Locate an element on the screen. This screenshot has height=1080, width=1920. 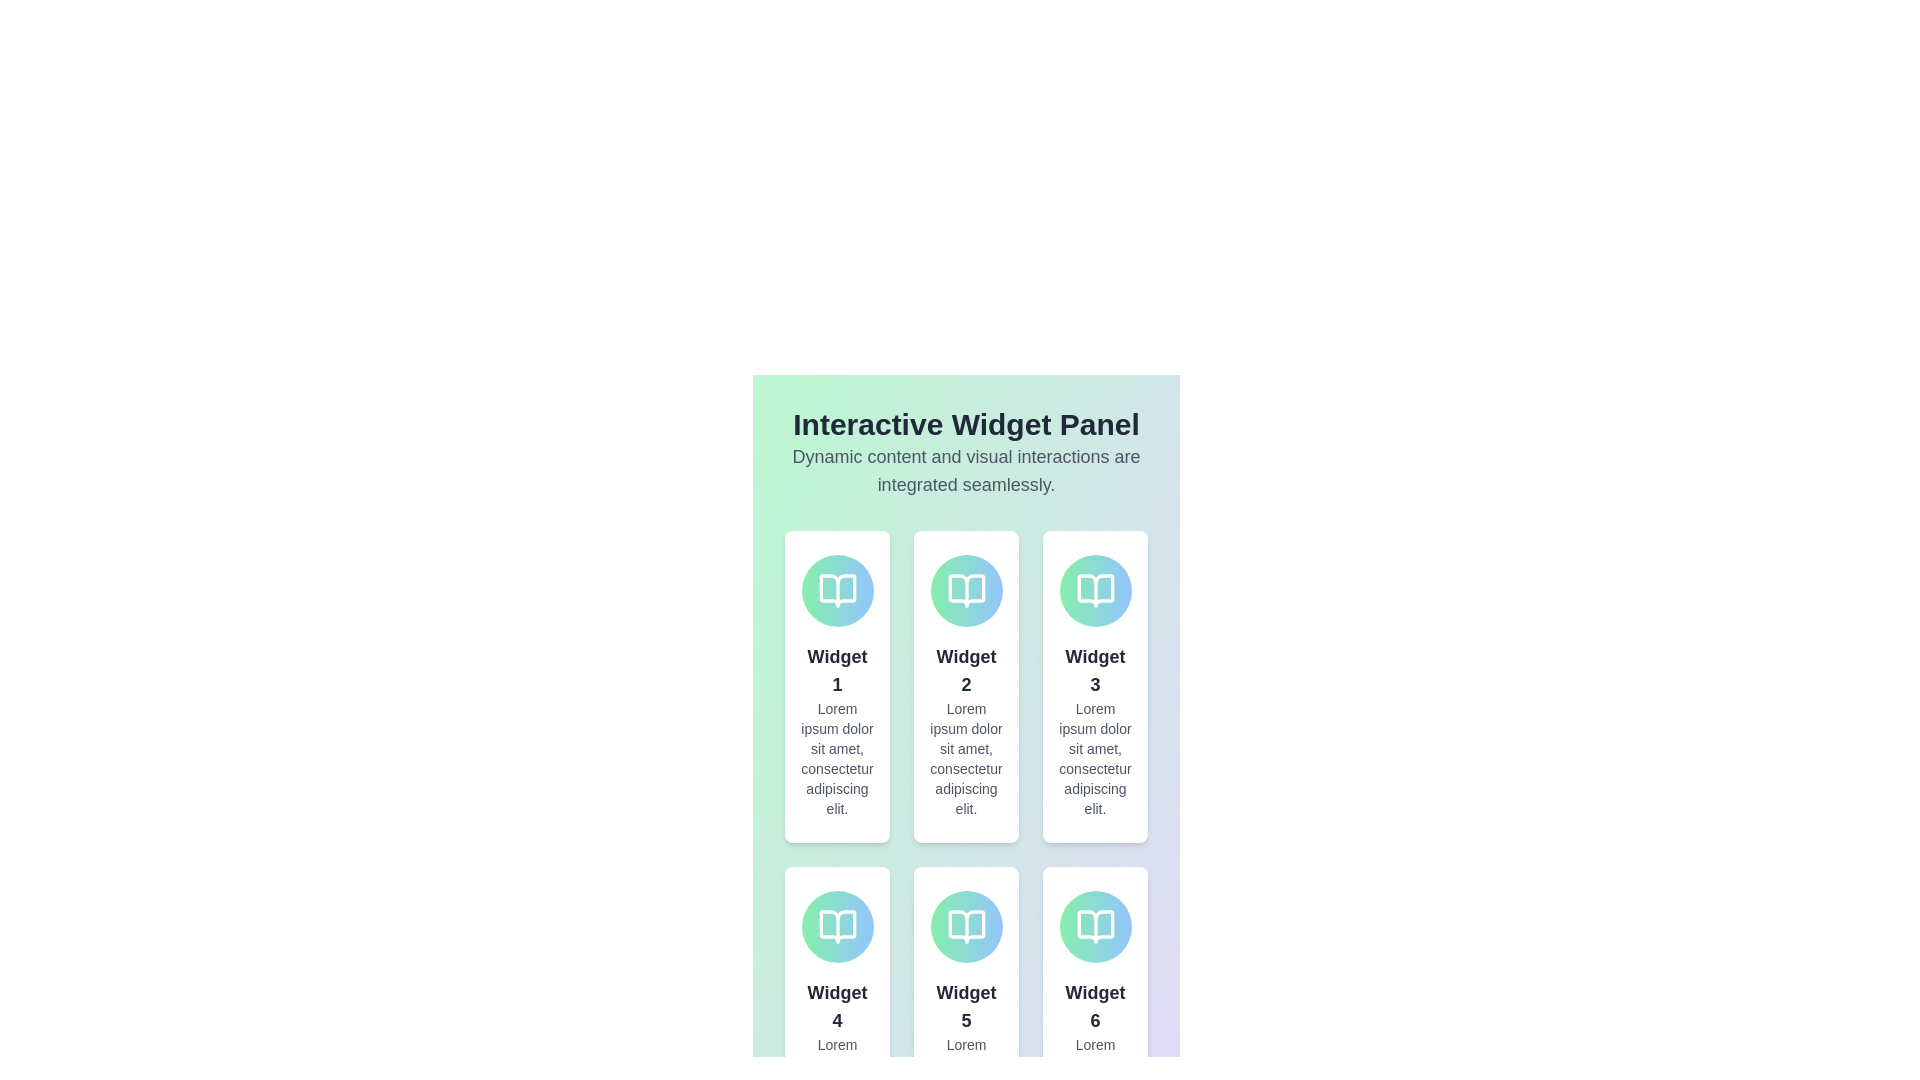
the associated context or content by clicking on the graphical icon located in the 'Widget 5' card, which is positioned above the text 'Widget 5.' is located at coordinates (966, 926).